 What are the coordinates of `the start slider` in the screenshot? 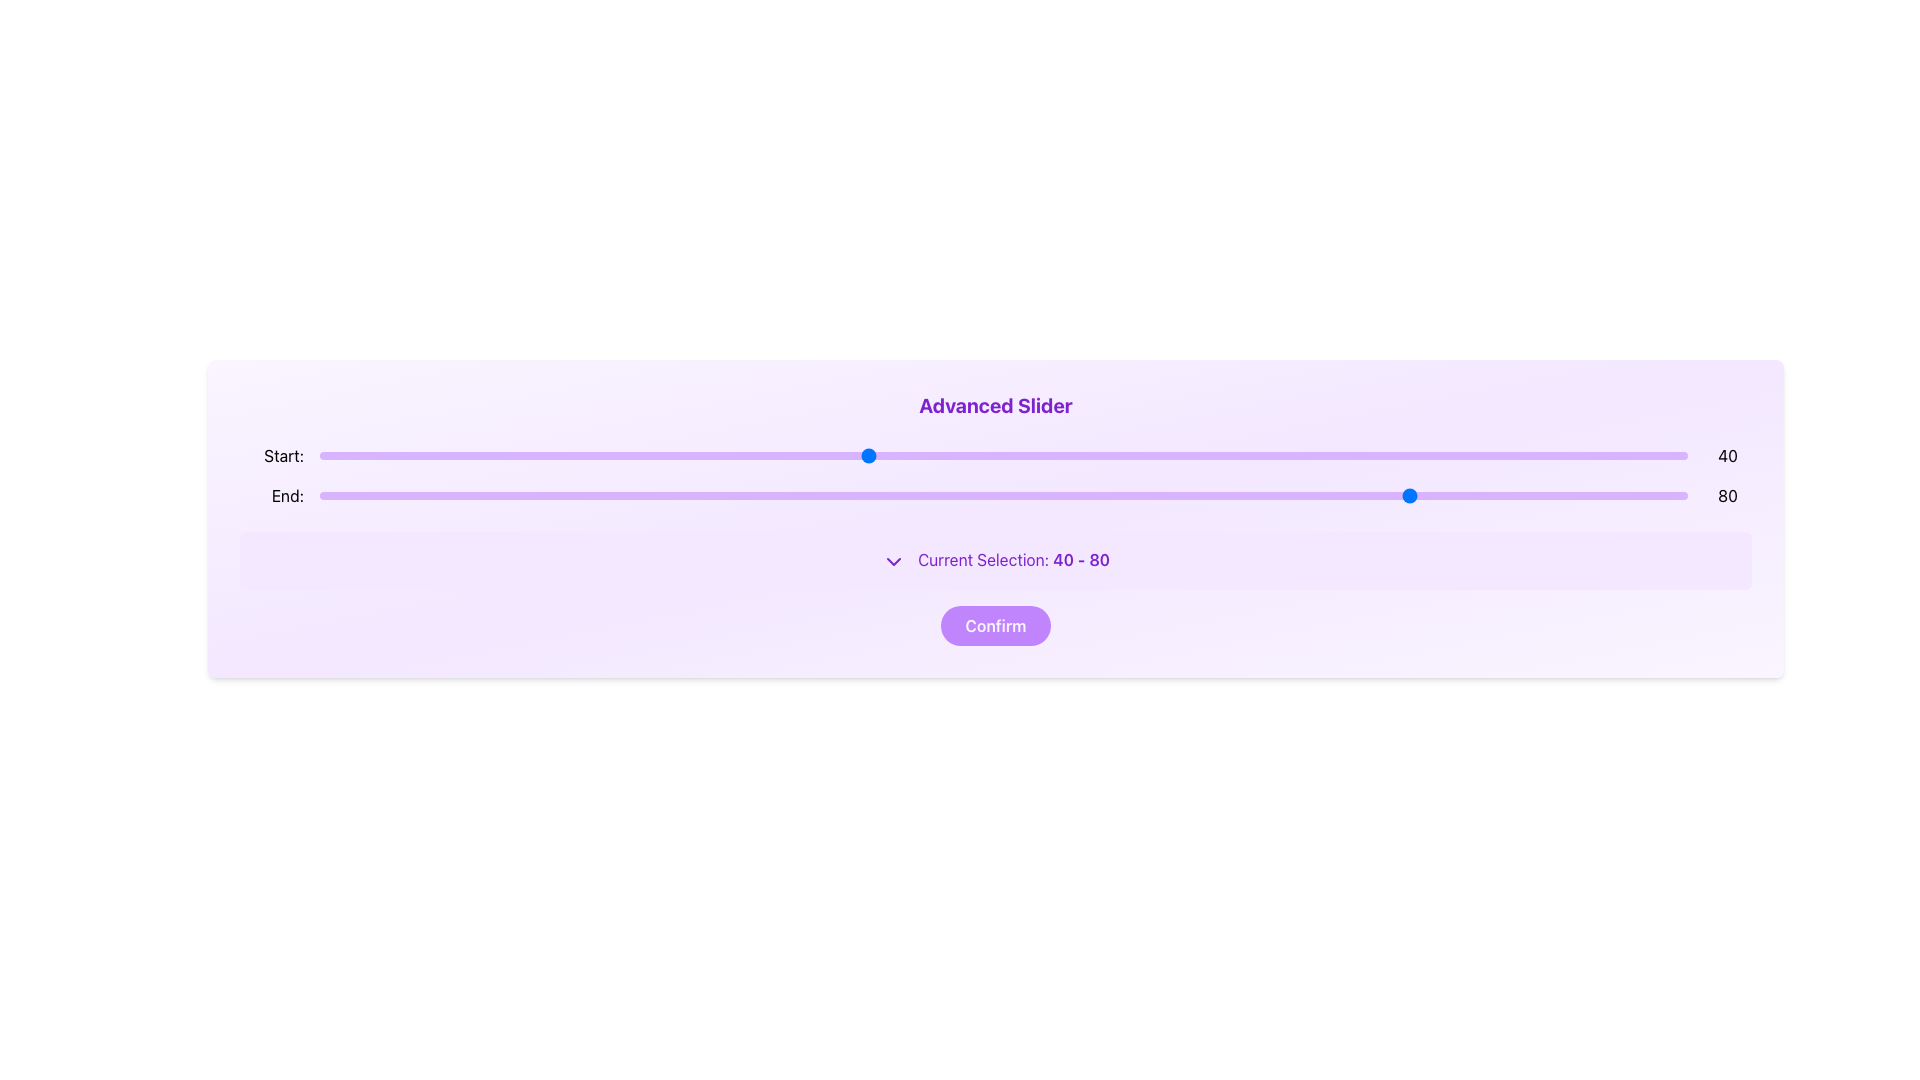 It's located at (1399, 455).